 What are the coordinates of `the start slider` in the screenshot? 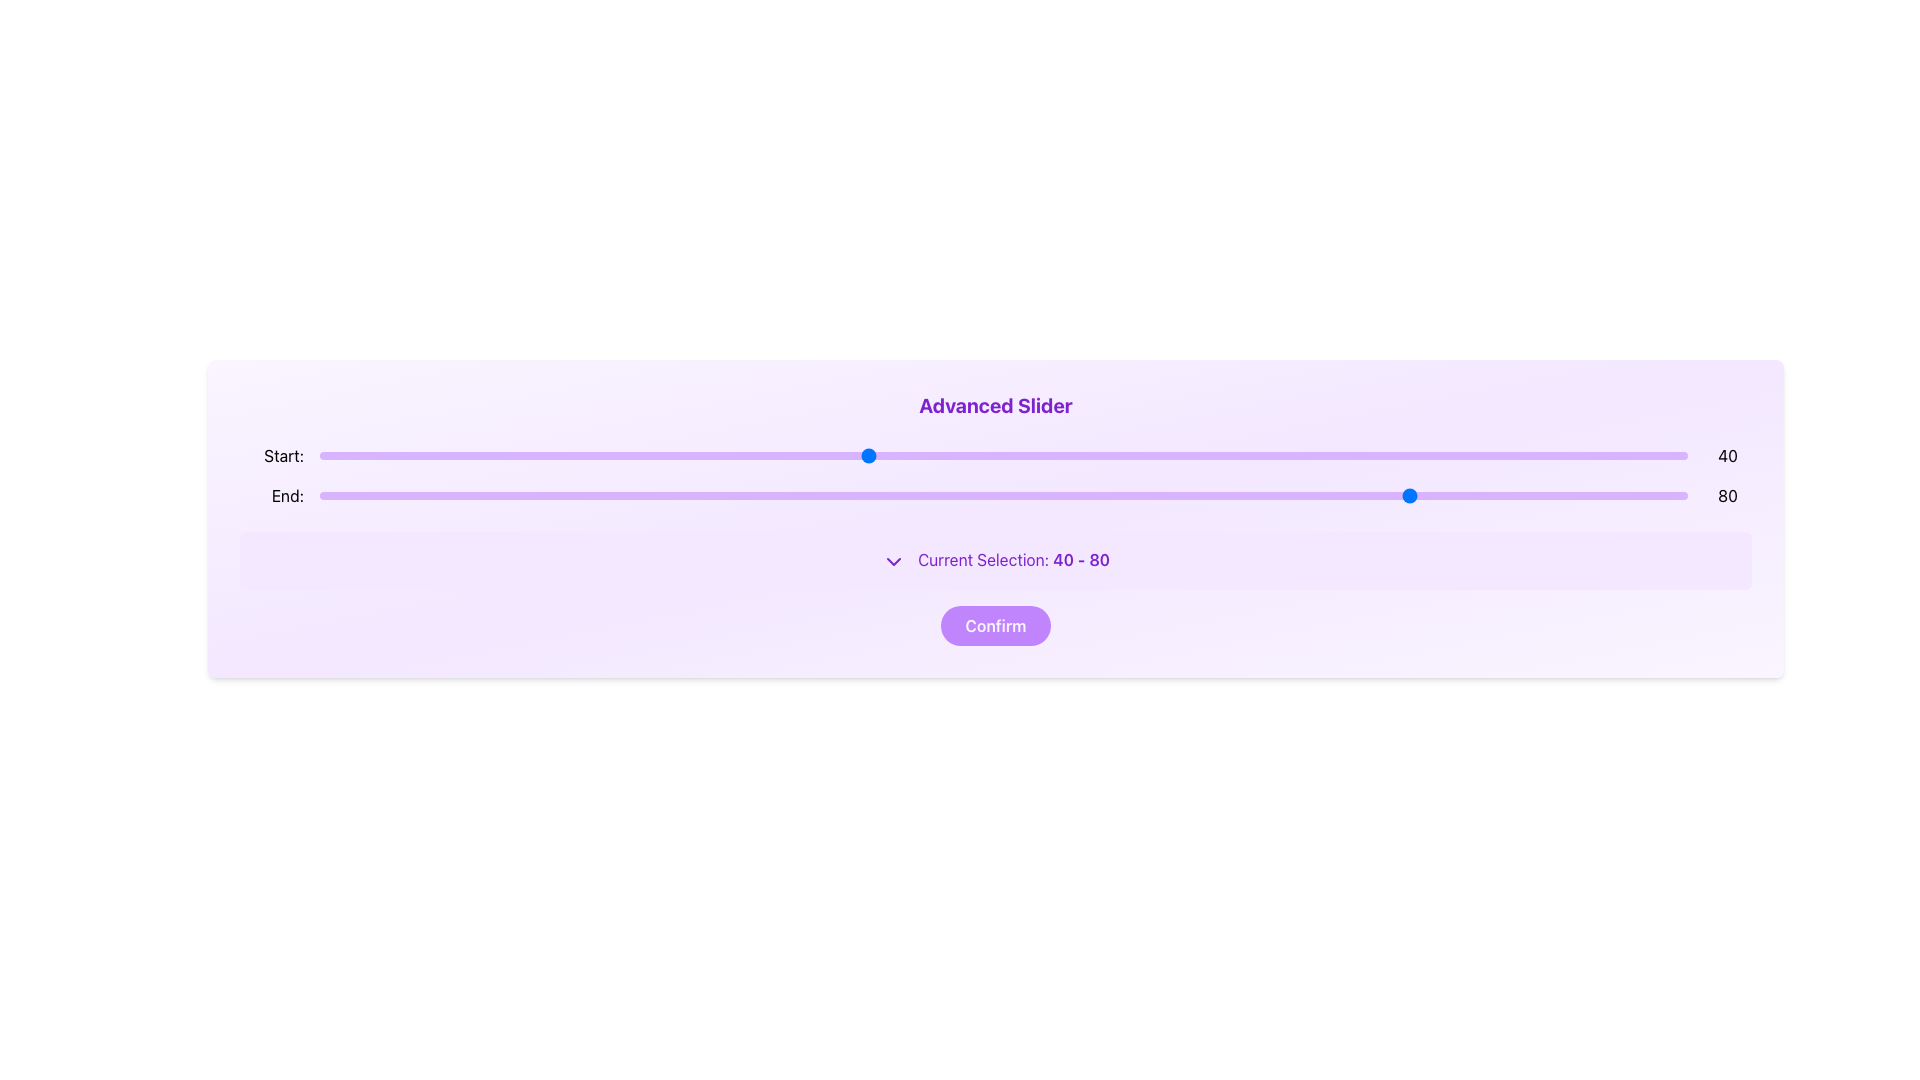 It's located at (1399, 455).